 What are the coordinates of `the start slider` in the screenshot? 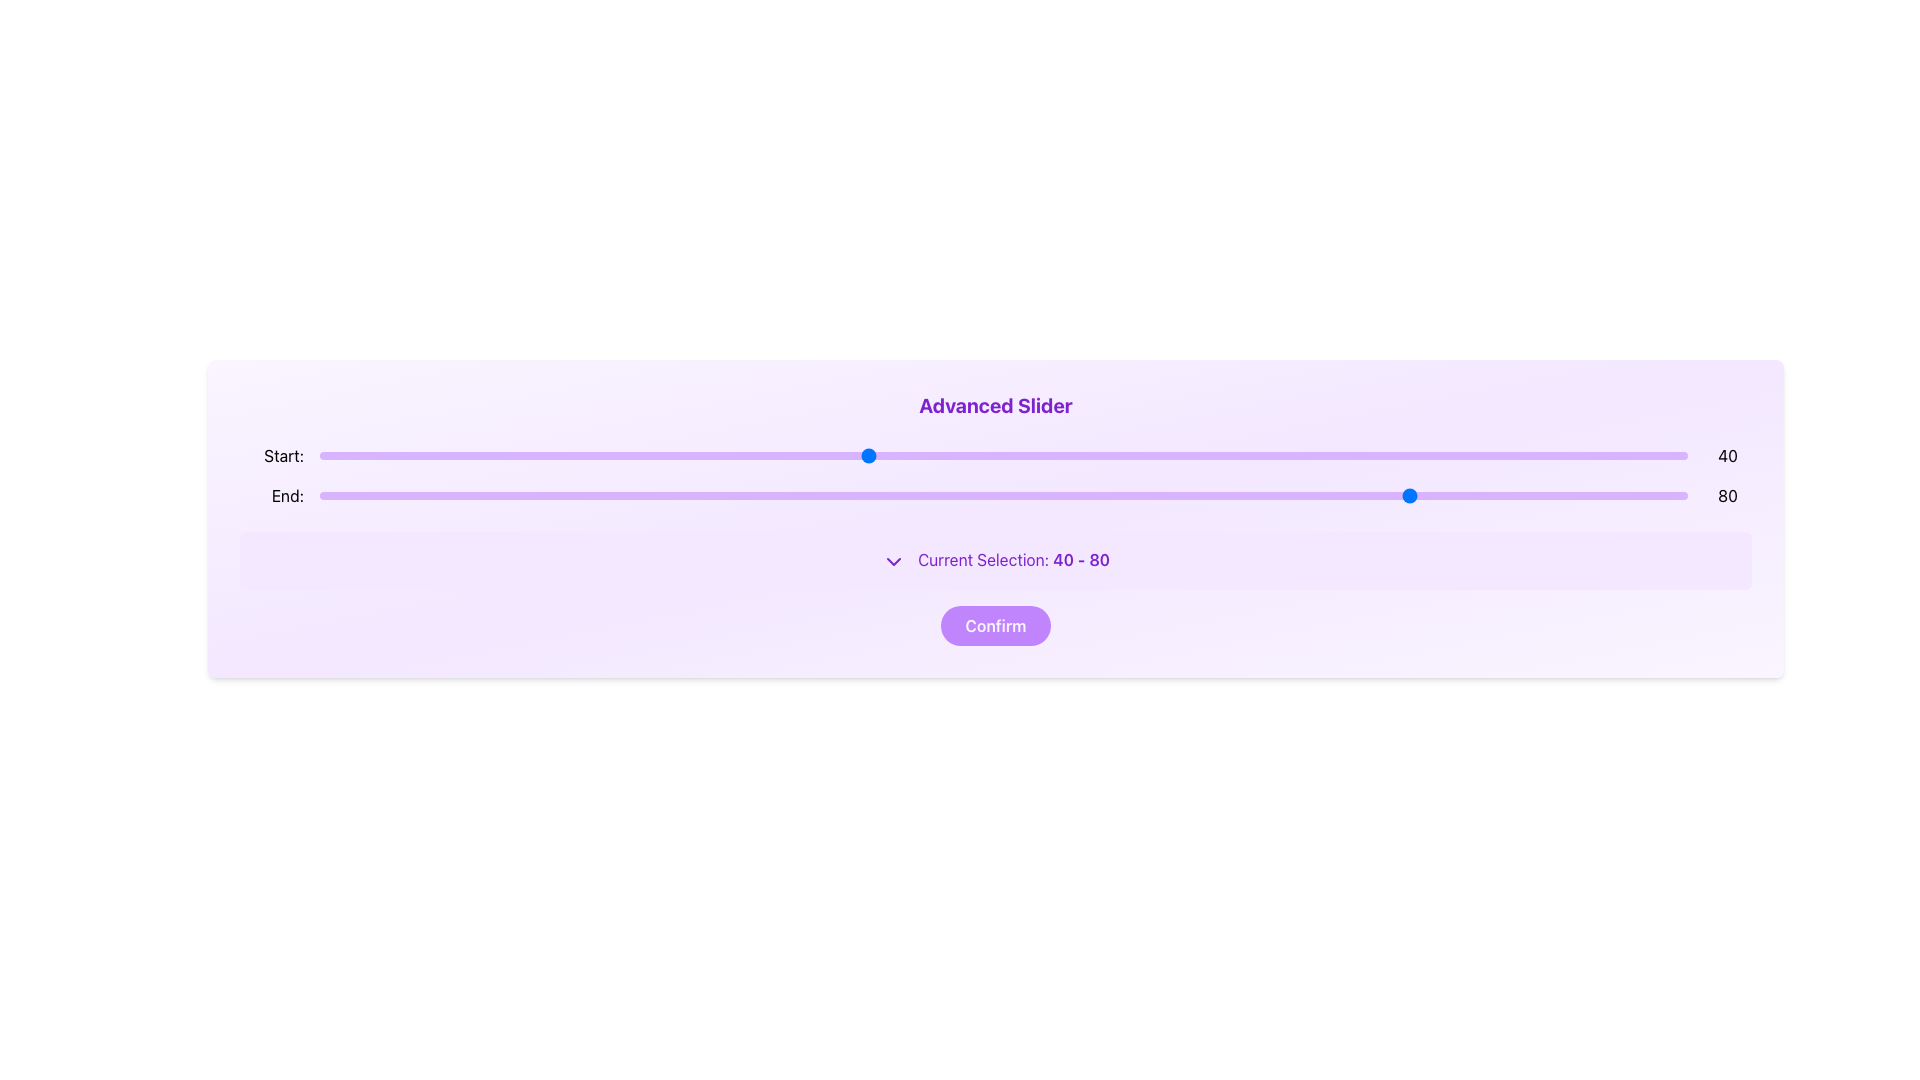 It's located at (1399, 455).